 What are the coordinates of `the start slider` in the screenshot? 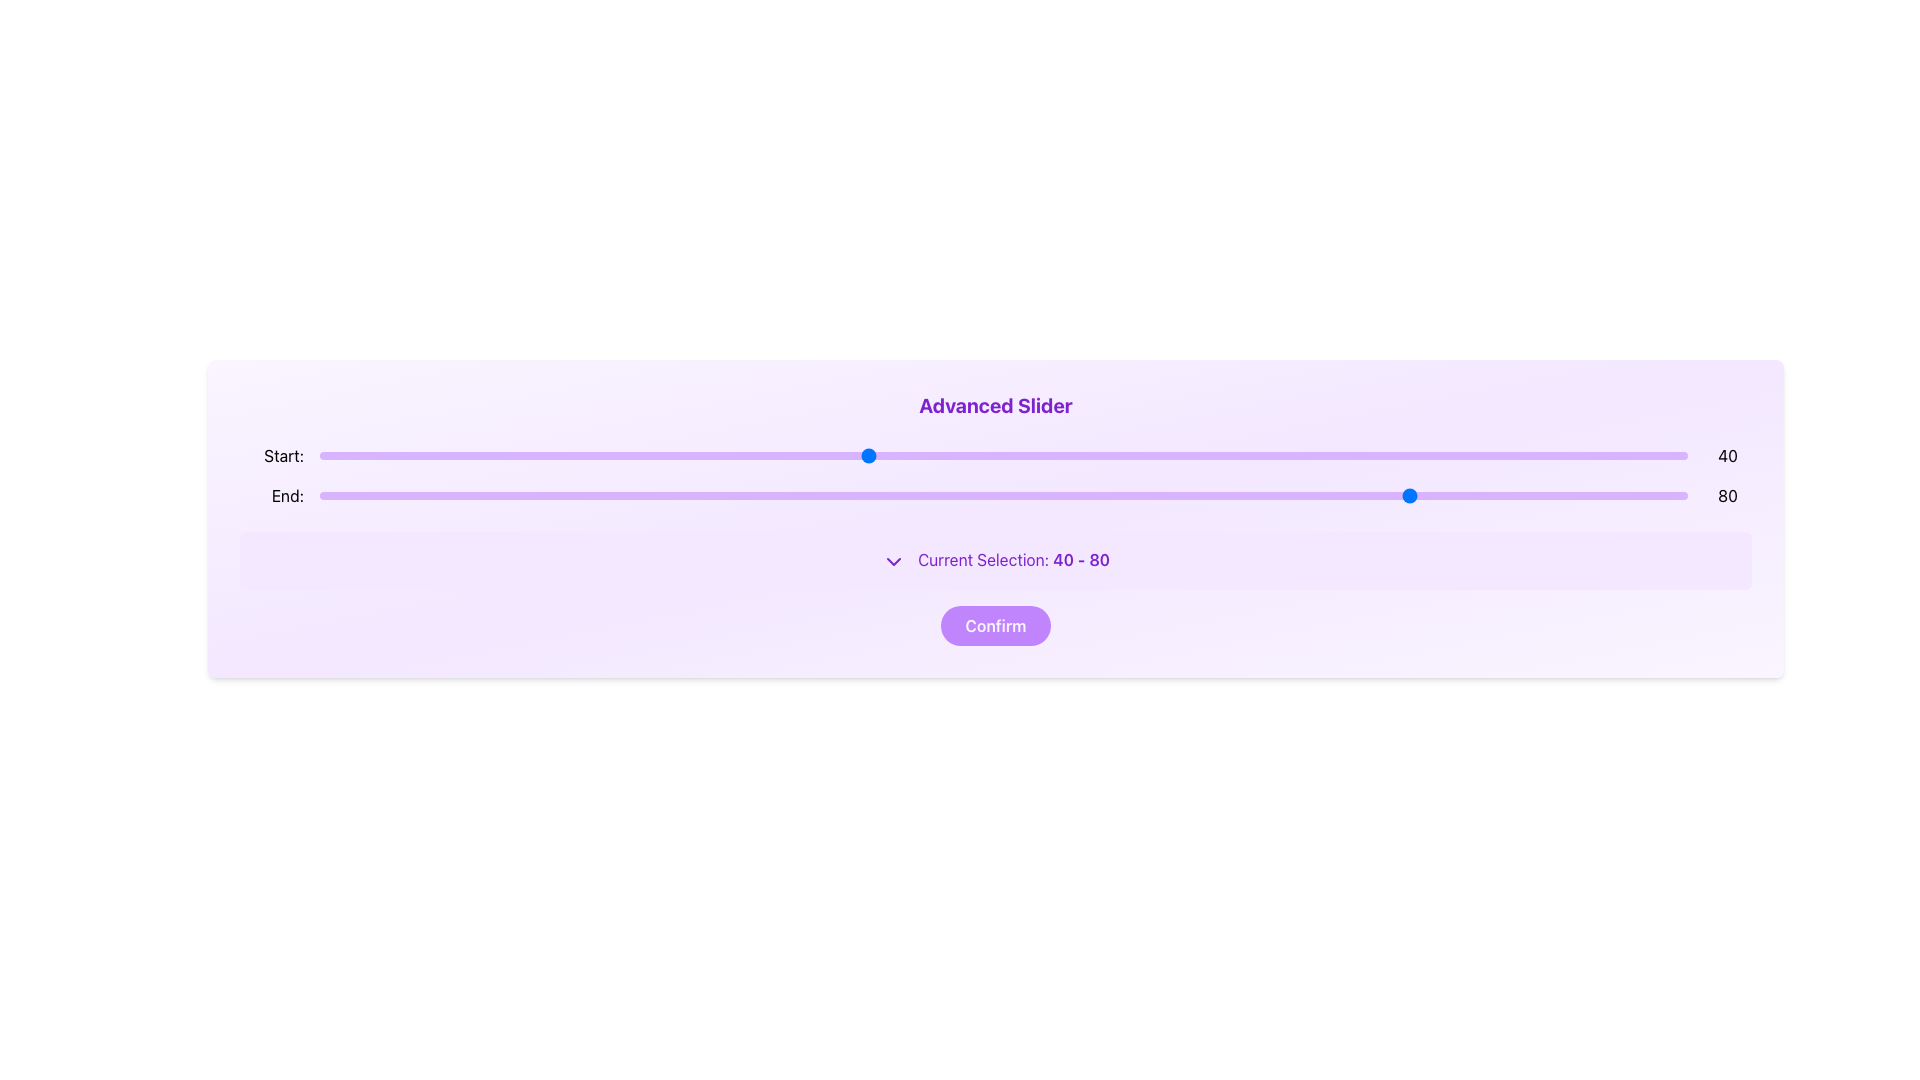 It's located at (1399, 455).